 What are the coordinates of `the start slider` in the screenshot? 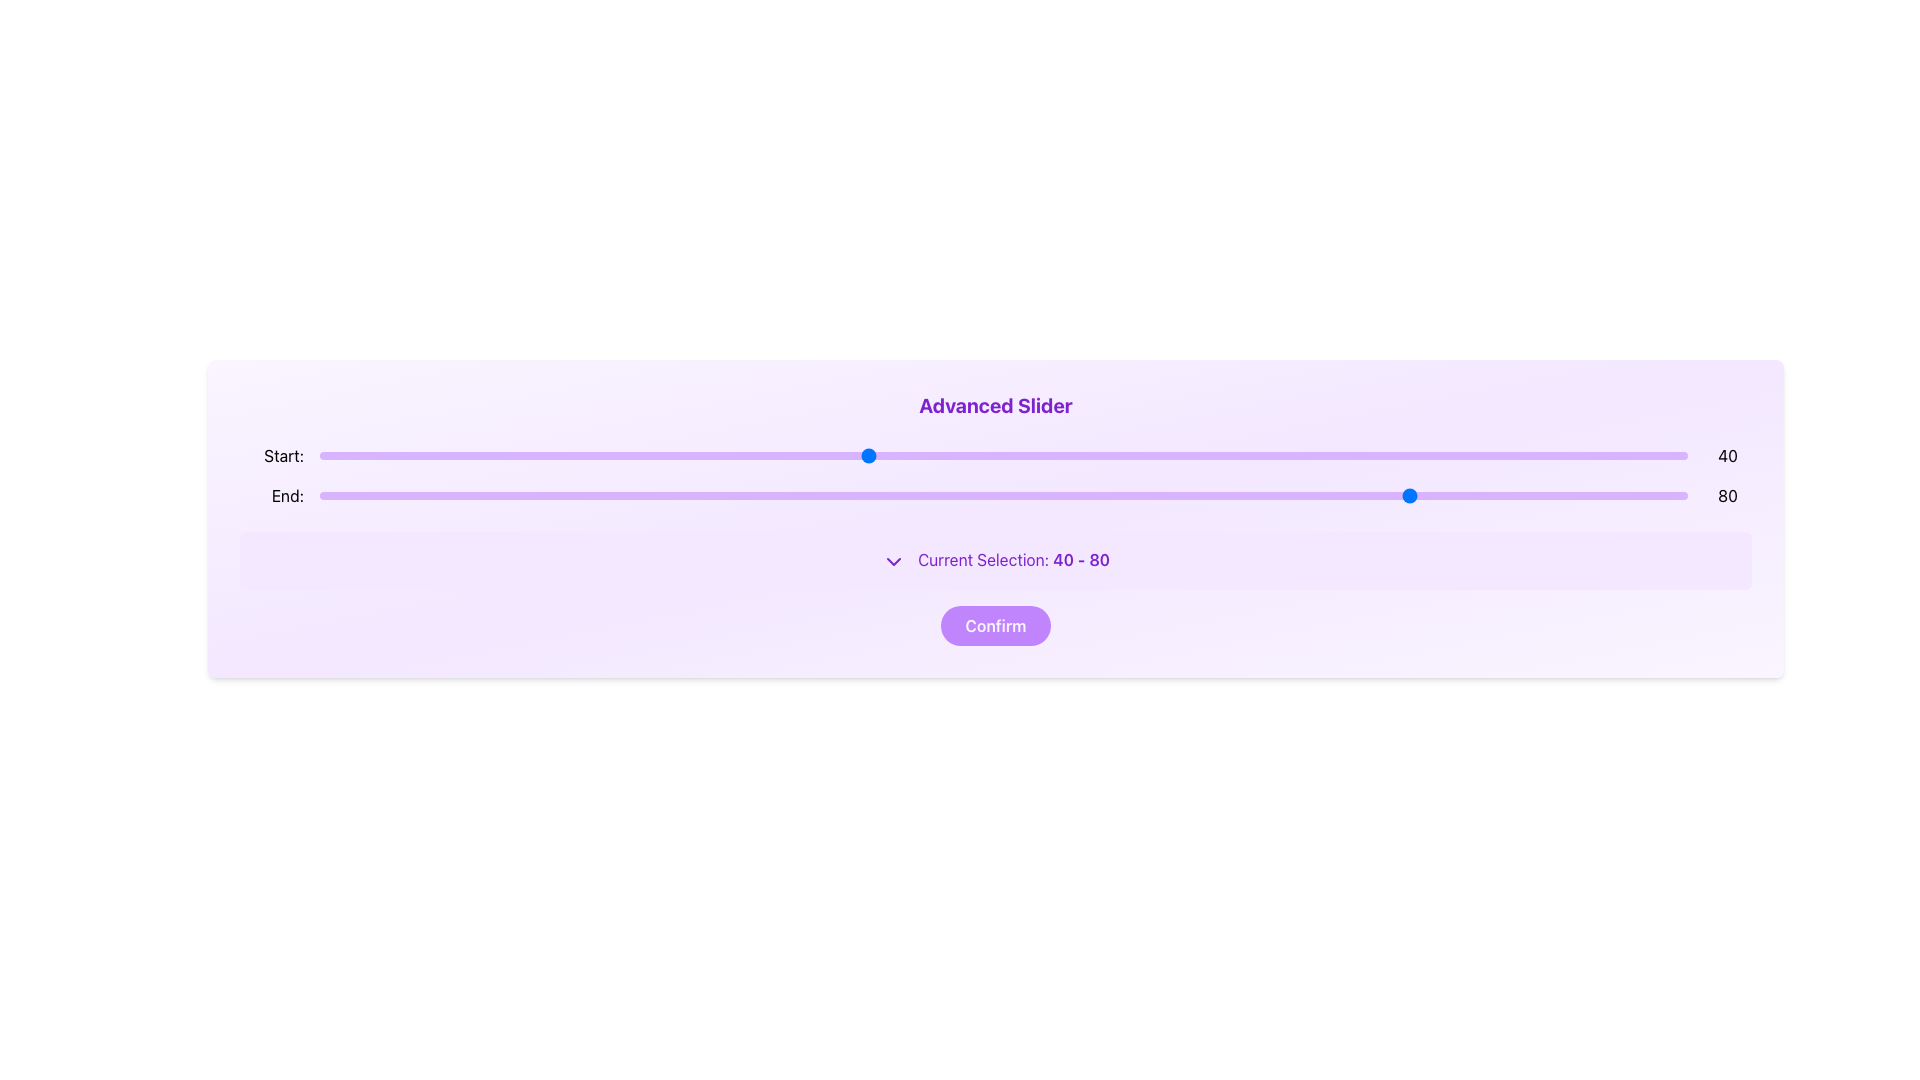 It's located at (1399, 455).